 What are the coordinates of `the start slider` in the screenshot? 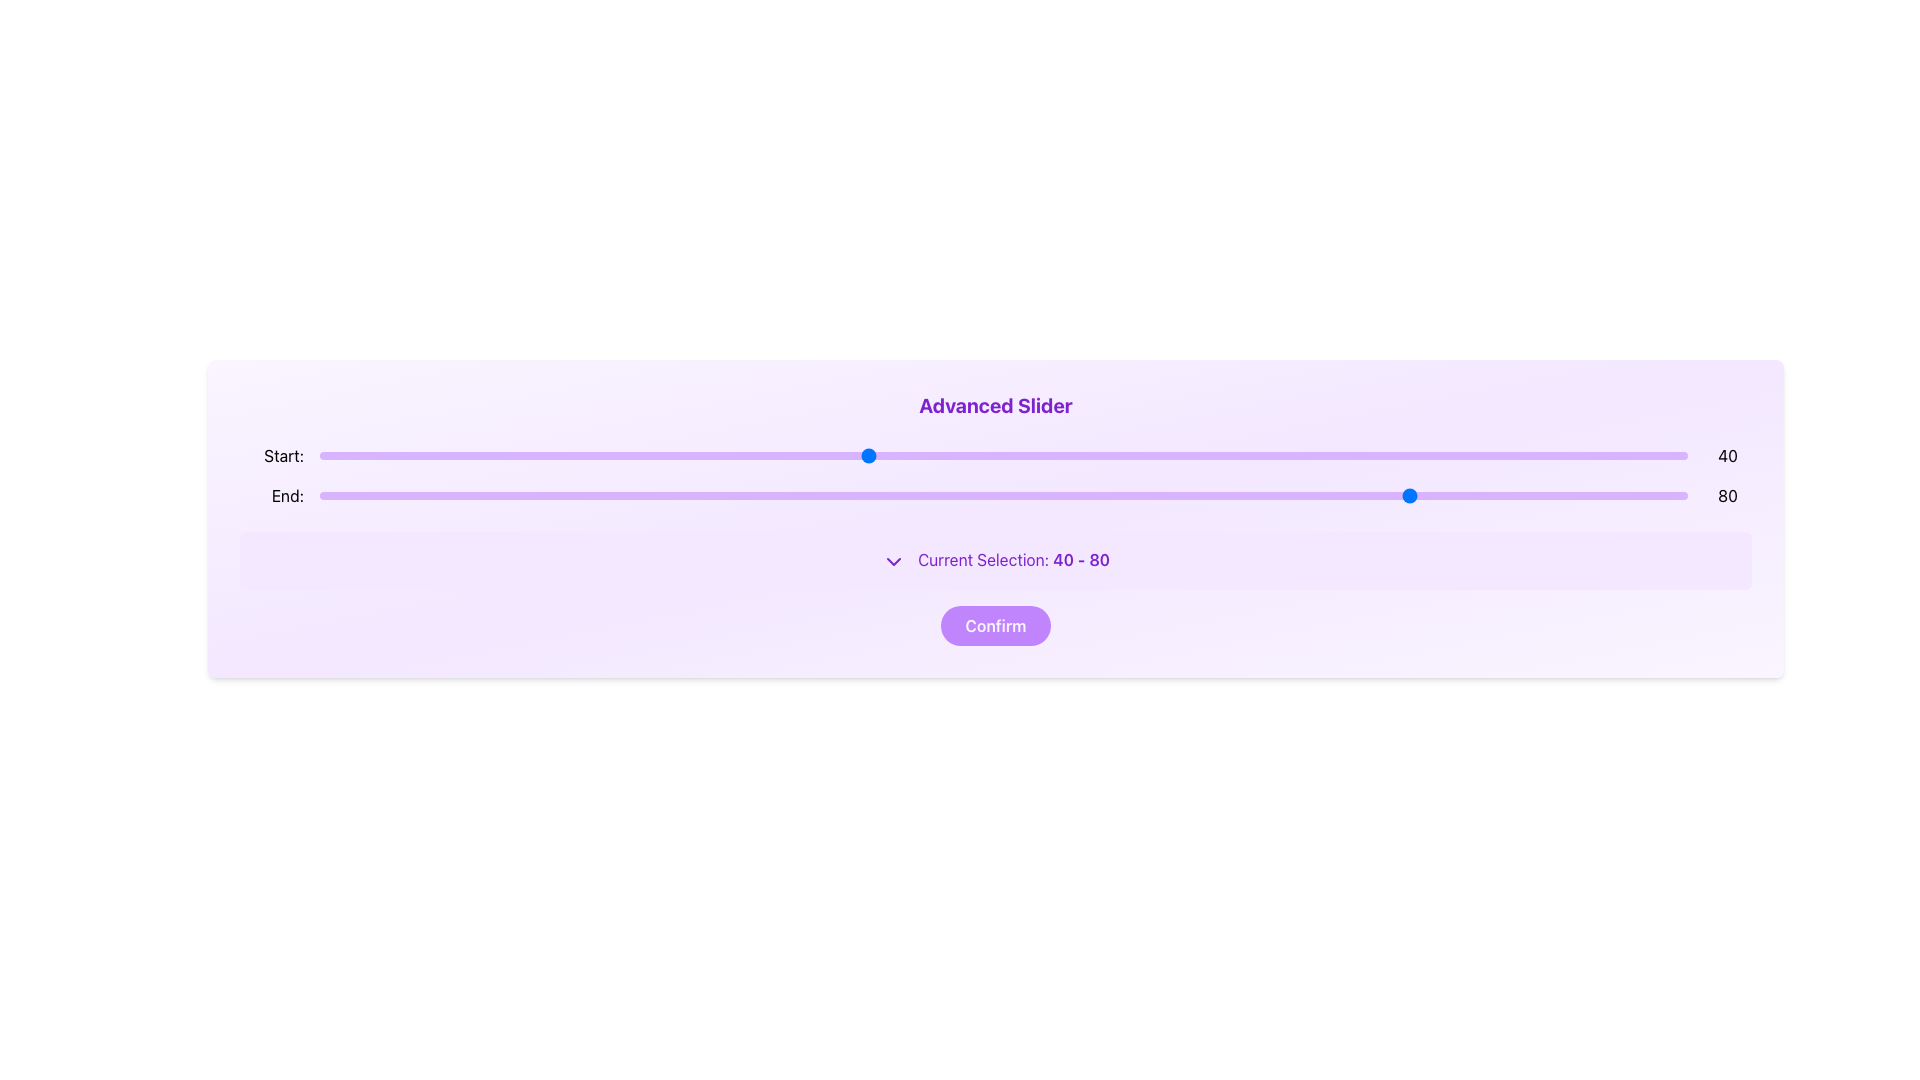 It's located at (1399, 455).